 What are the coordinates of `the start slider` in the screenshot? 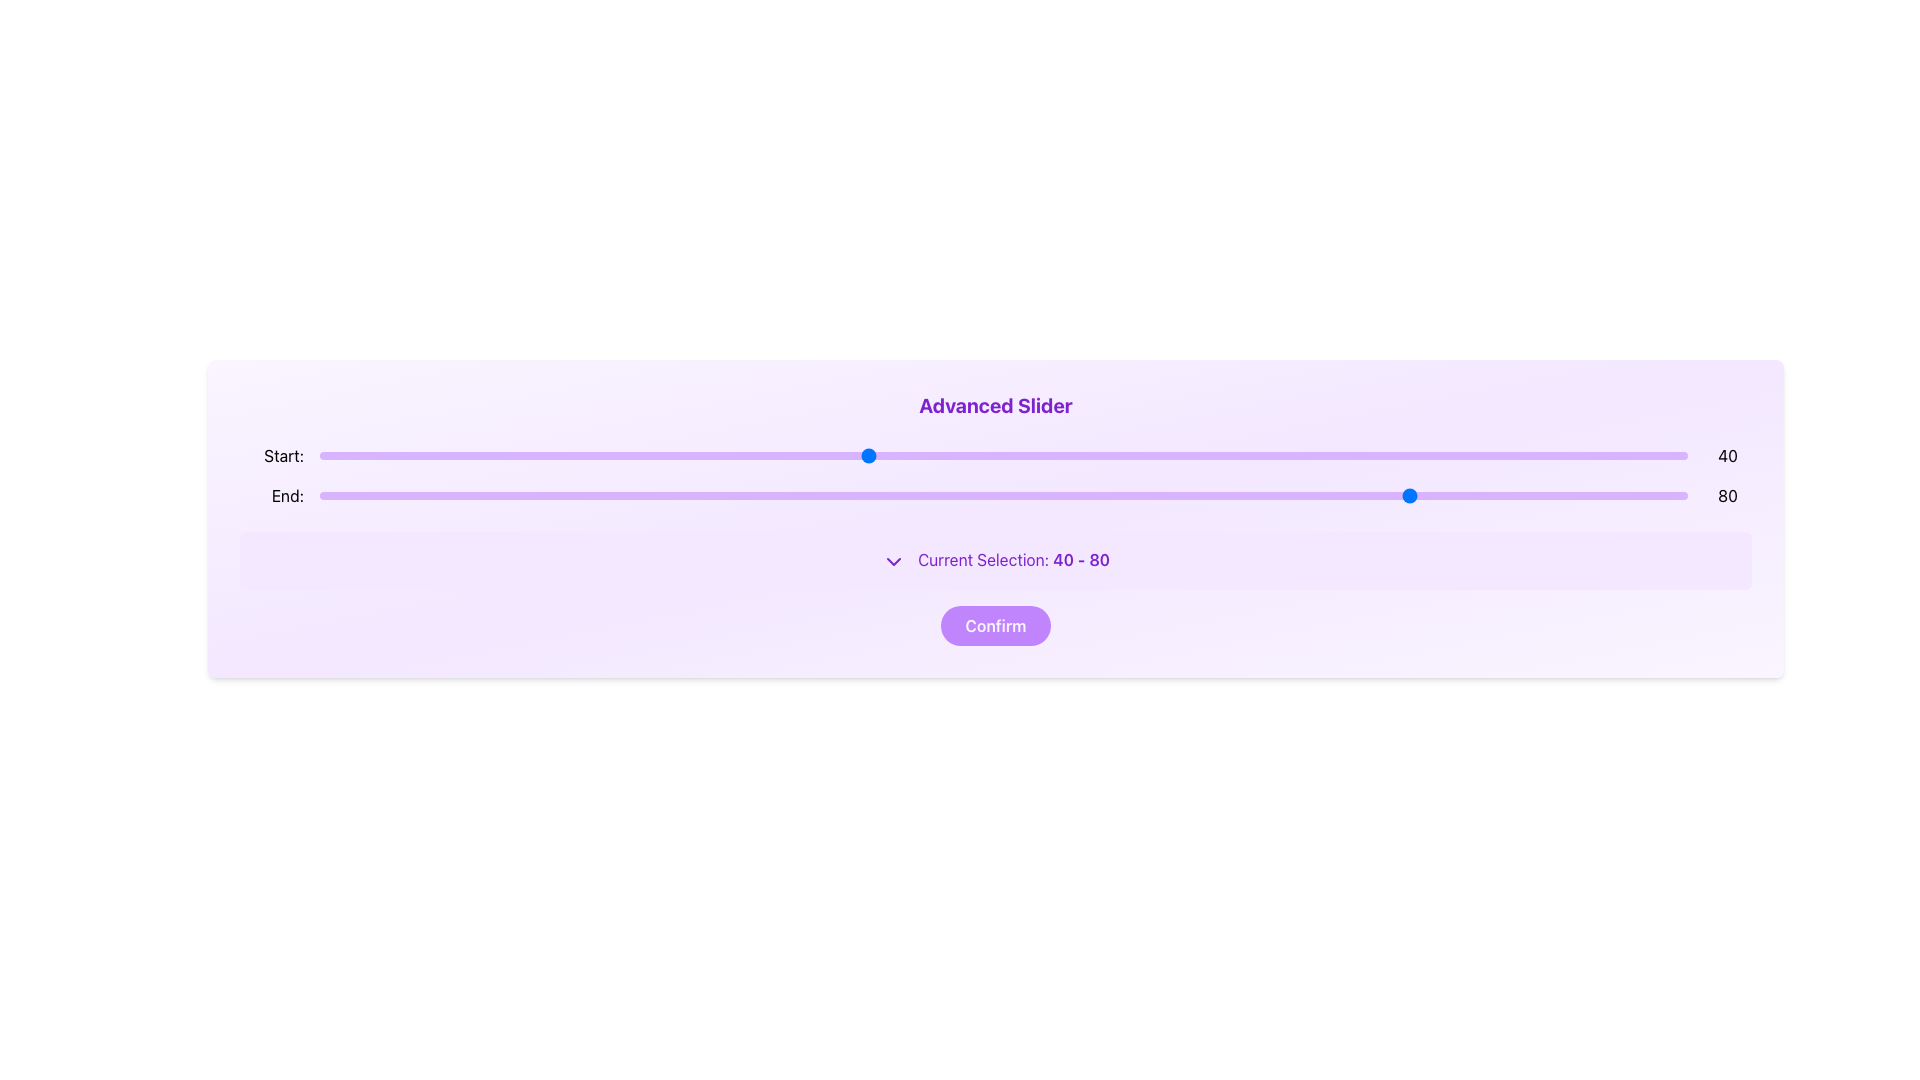 It's located at (1399, 455).